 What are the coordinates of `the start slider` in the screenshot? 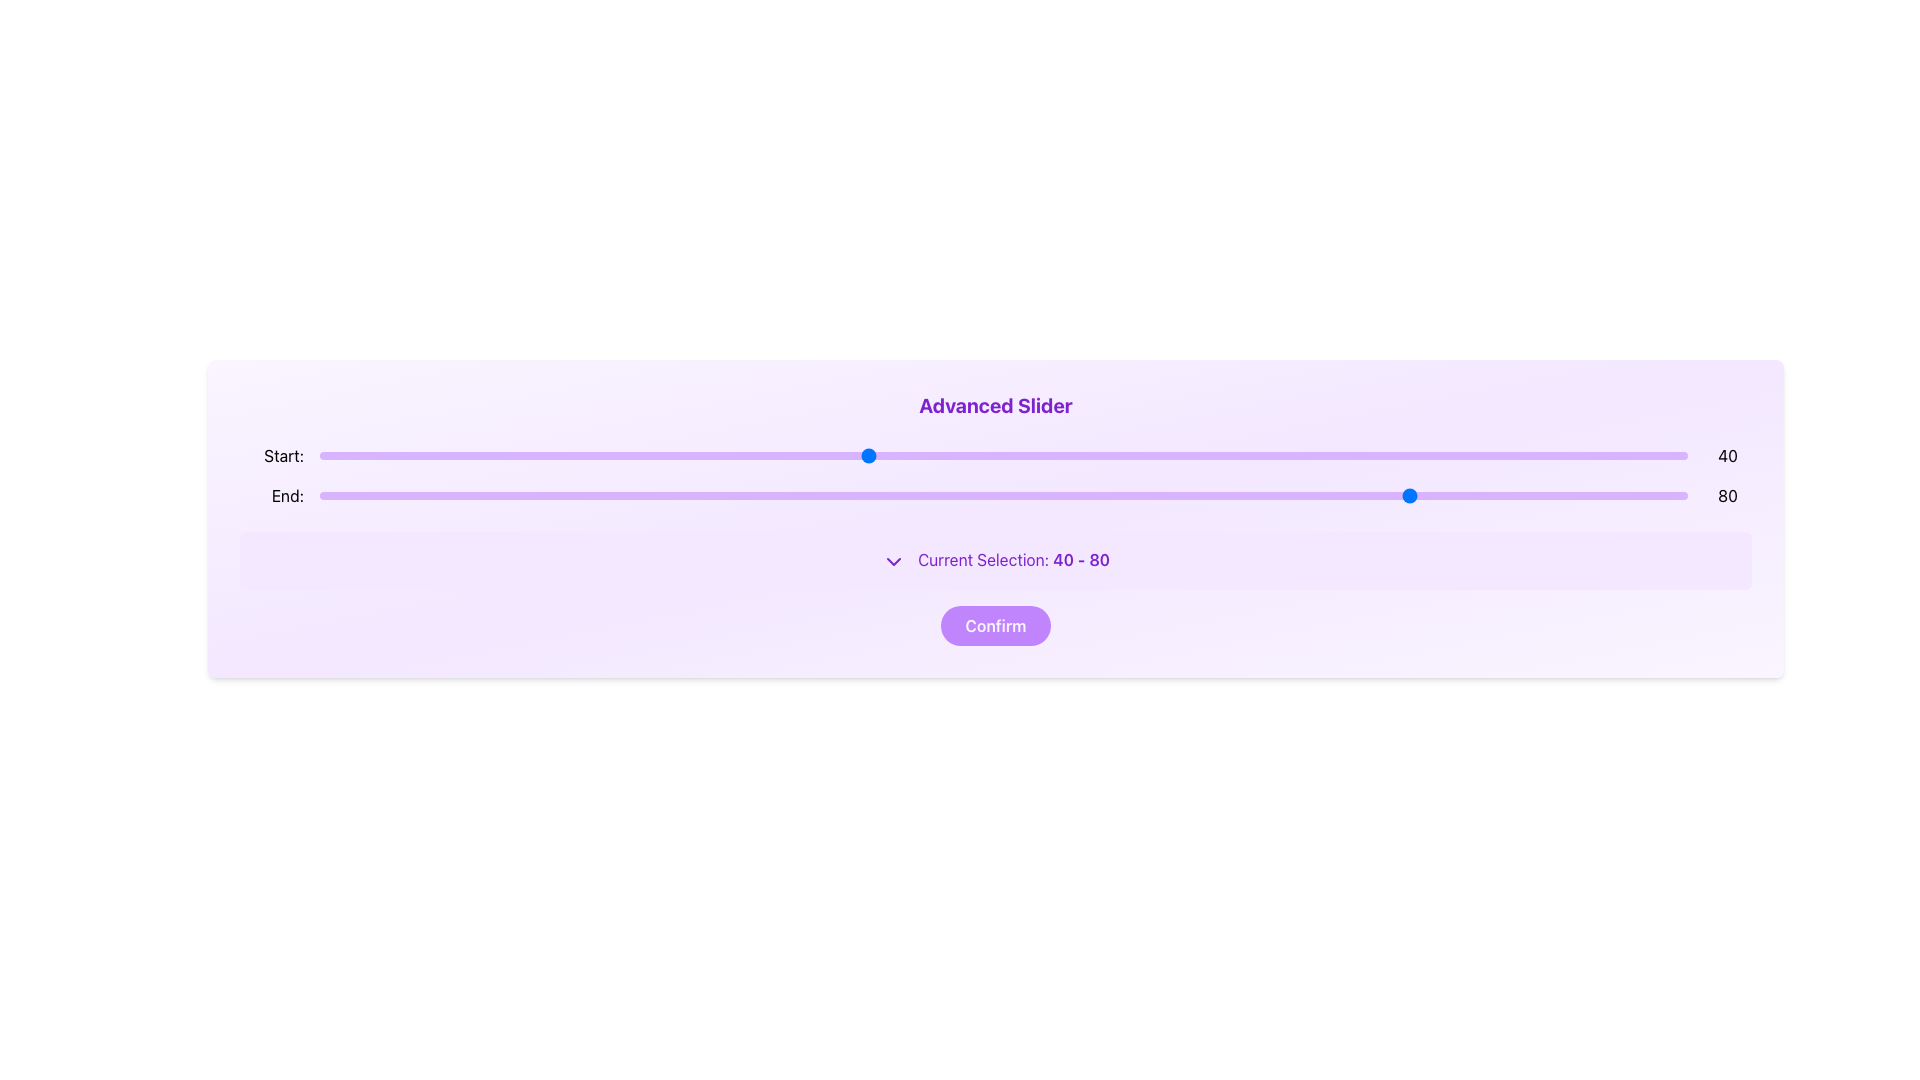 It's located at (1399, 455).